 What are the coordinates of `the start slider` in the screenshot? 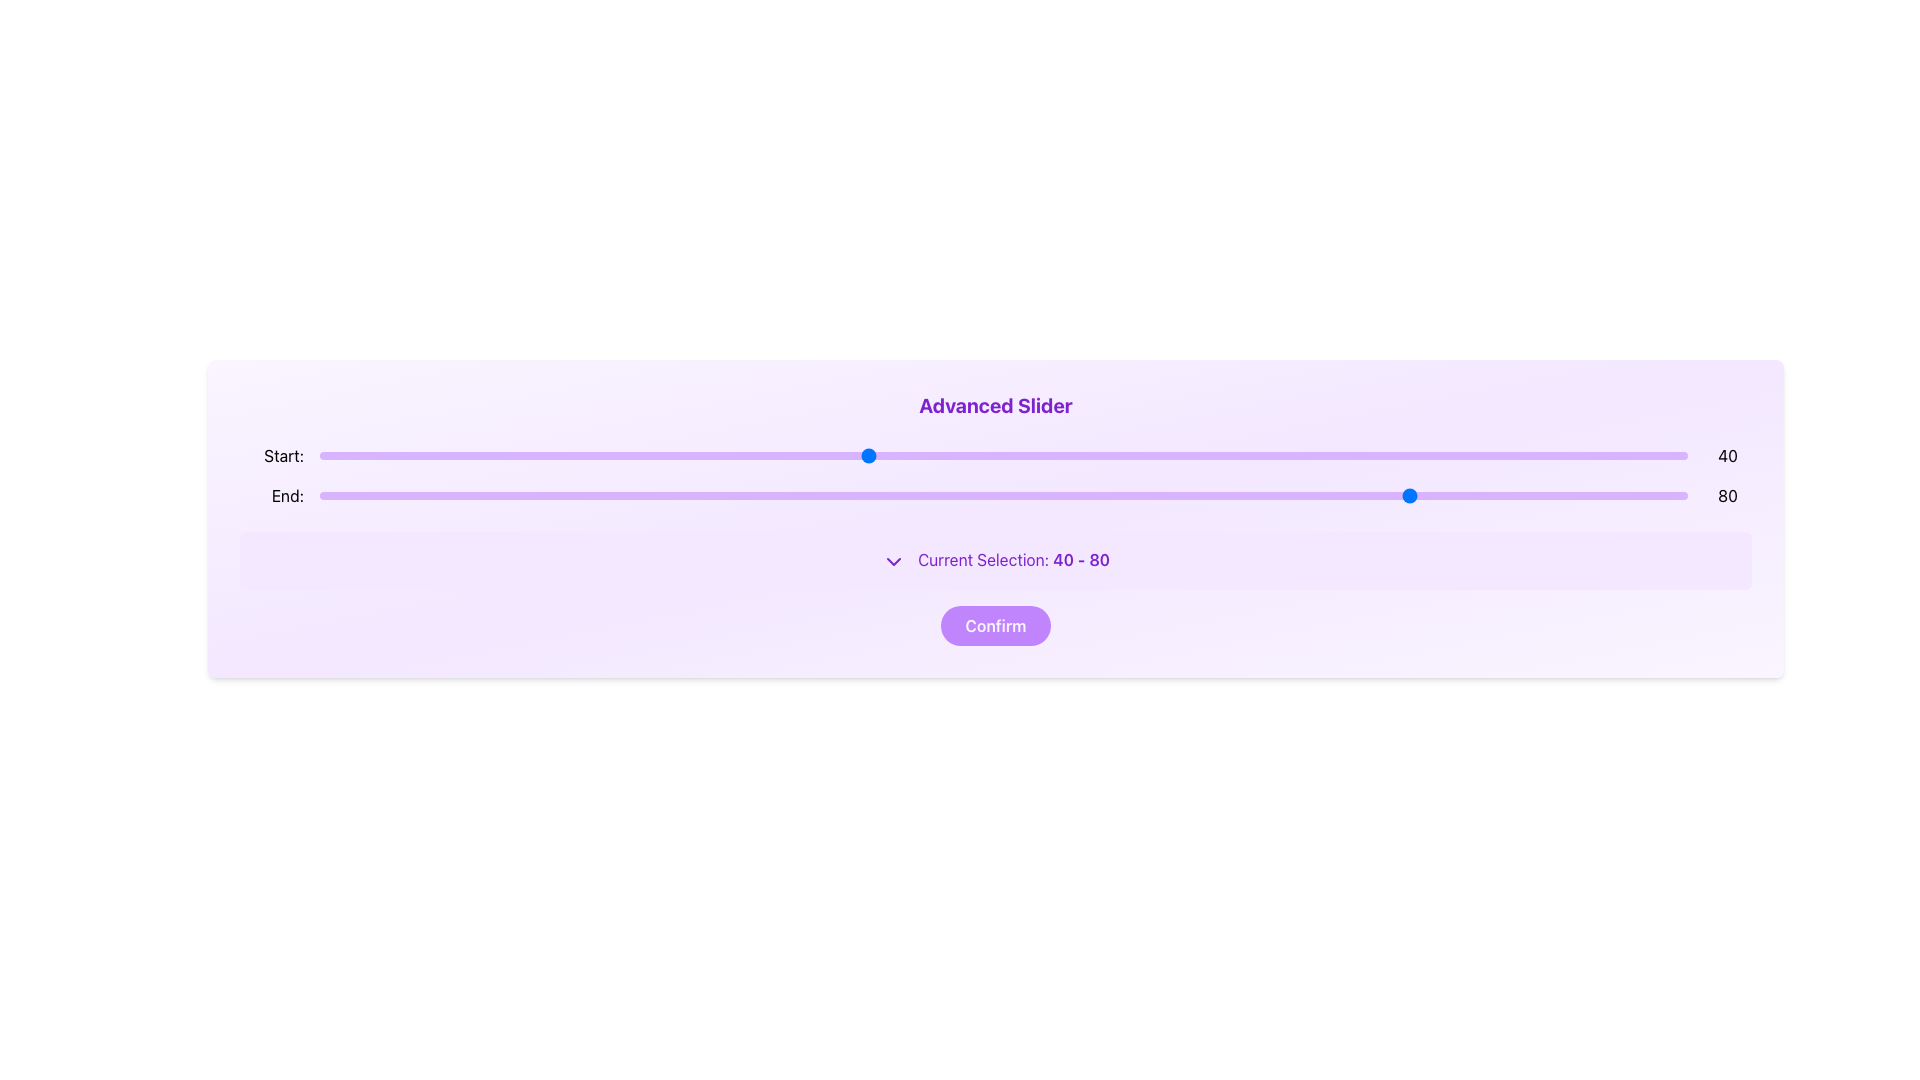 It's located at (1399, 455).